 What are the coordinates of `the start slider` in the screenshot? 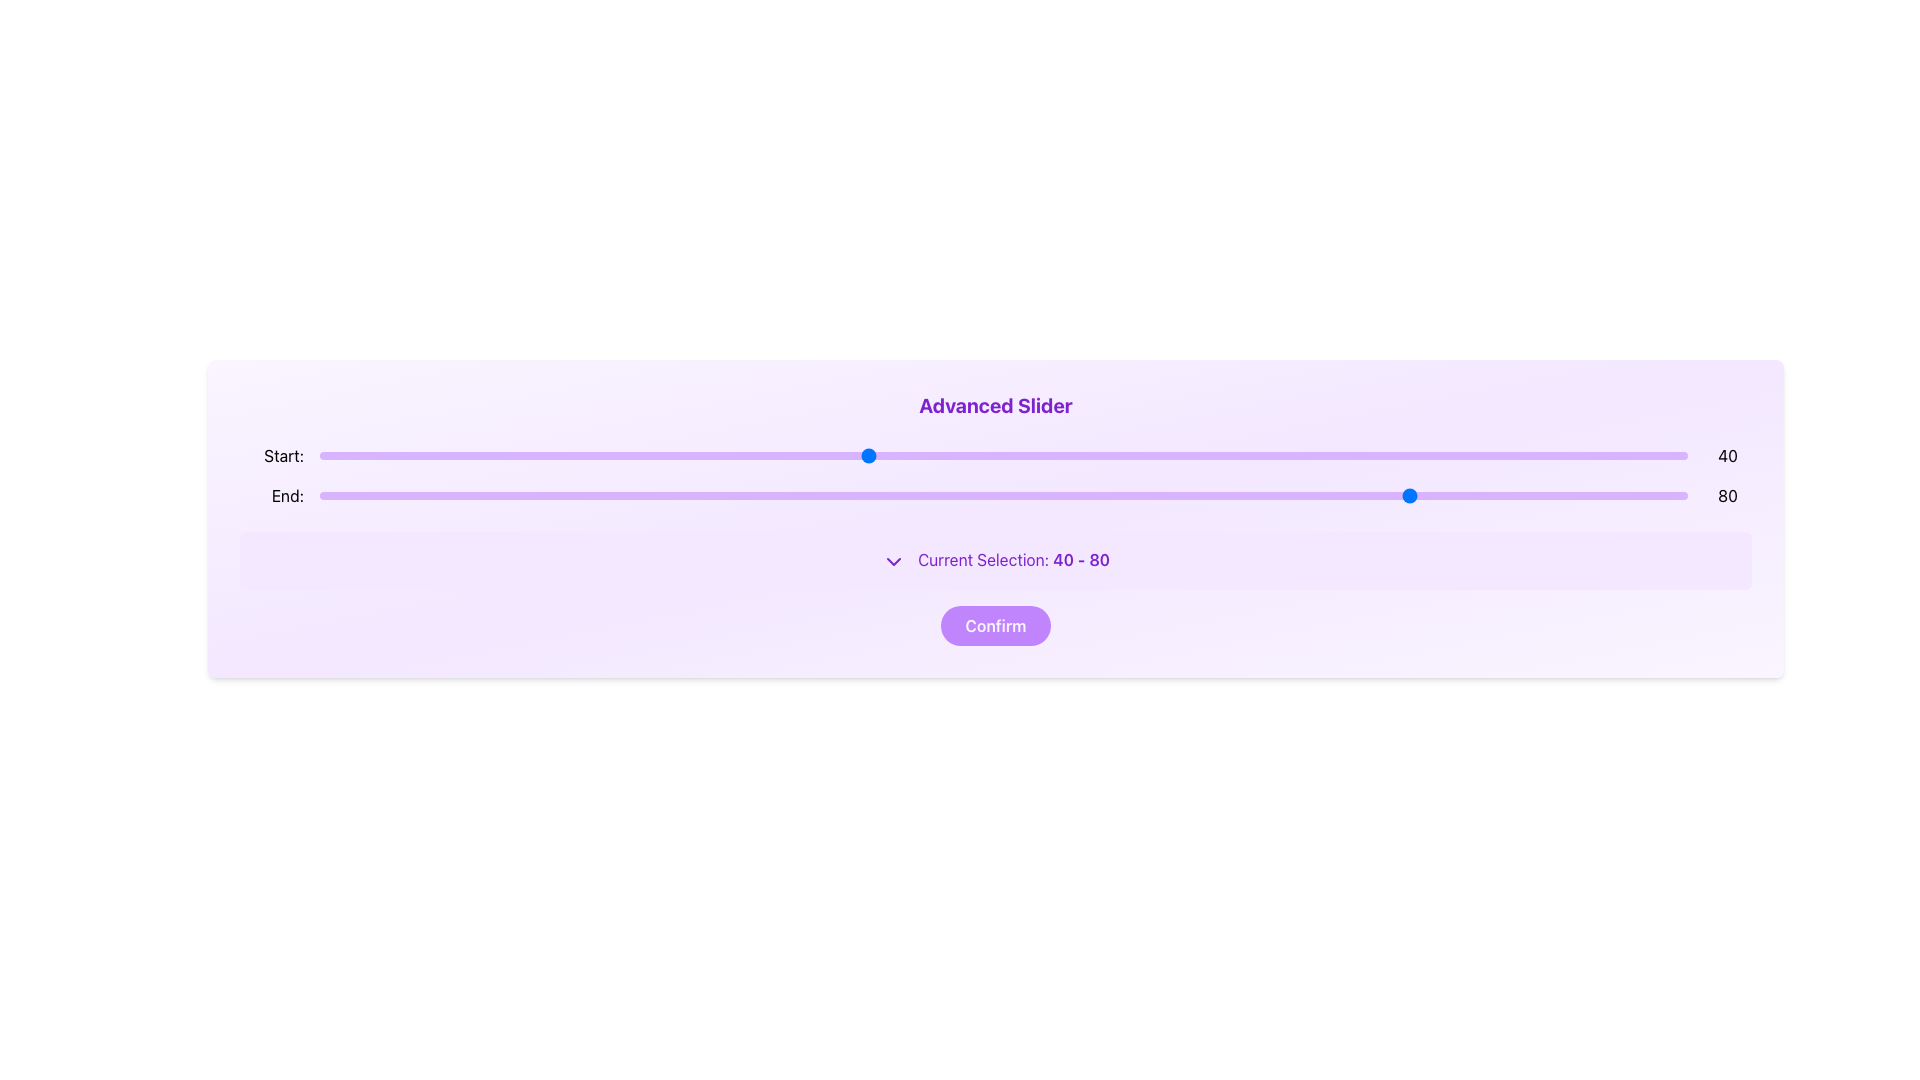 It's located at (1399, 455).